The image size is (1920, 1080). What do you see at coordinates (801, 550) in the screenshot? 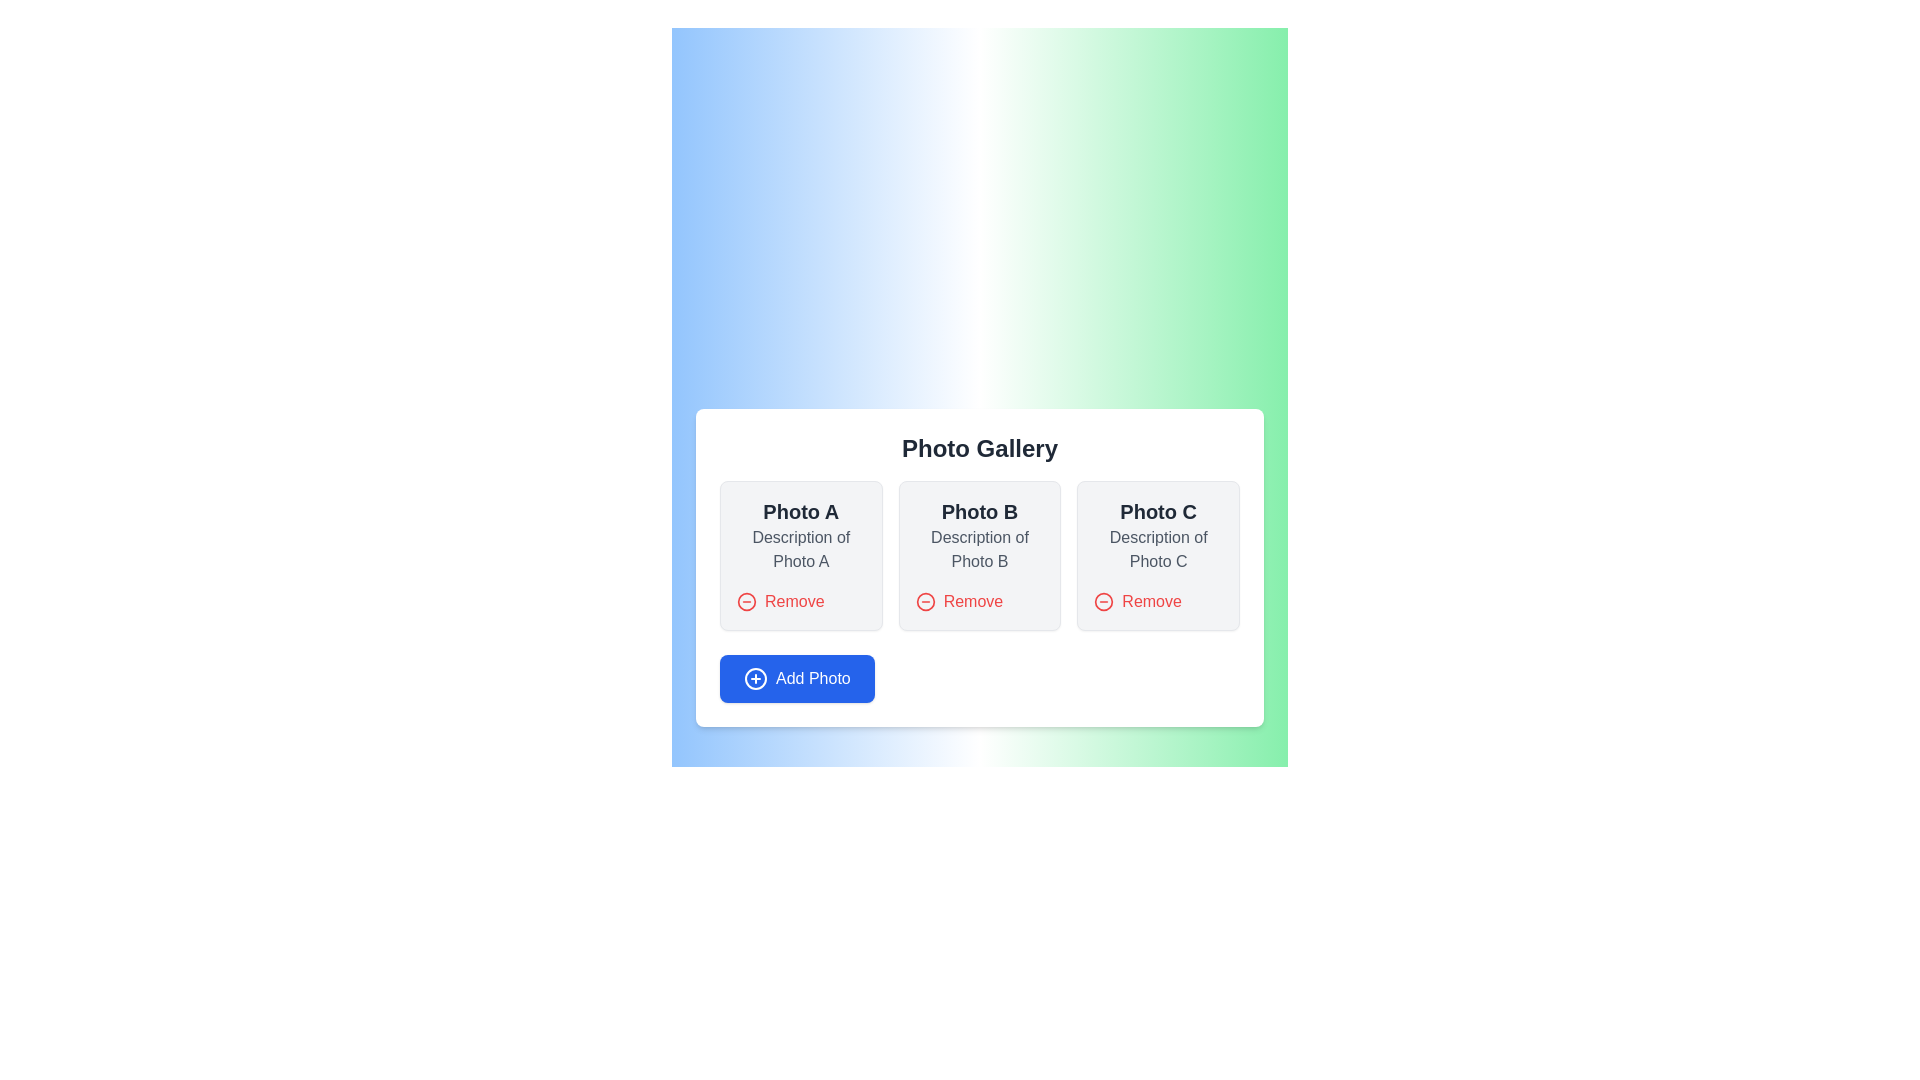
I see `the descriptive text block for 'Photo A', which is located directly below its title and above the 'Remove' button` at bounding box center [801, 550].